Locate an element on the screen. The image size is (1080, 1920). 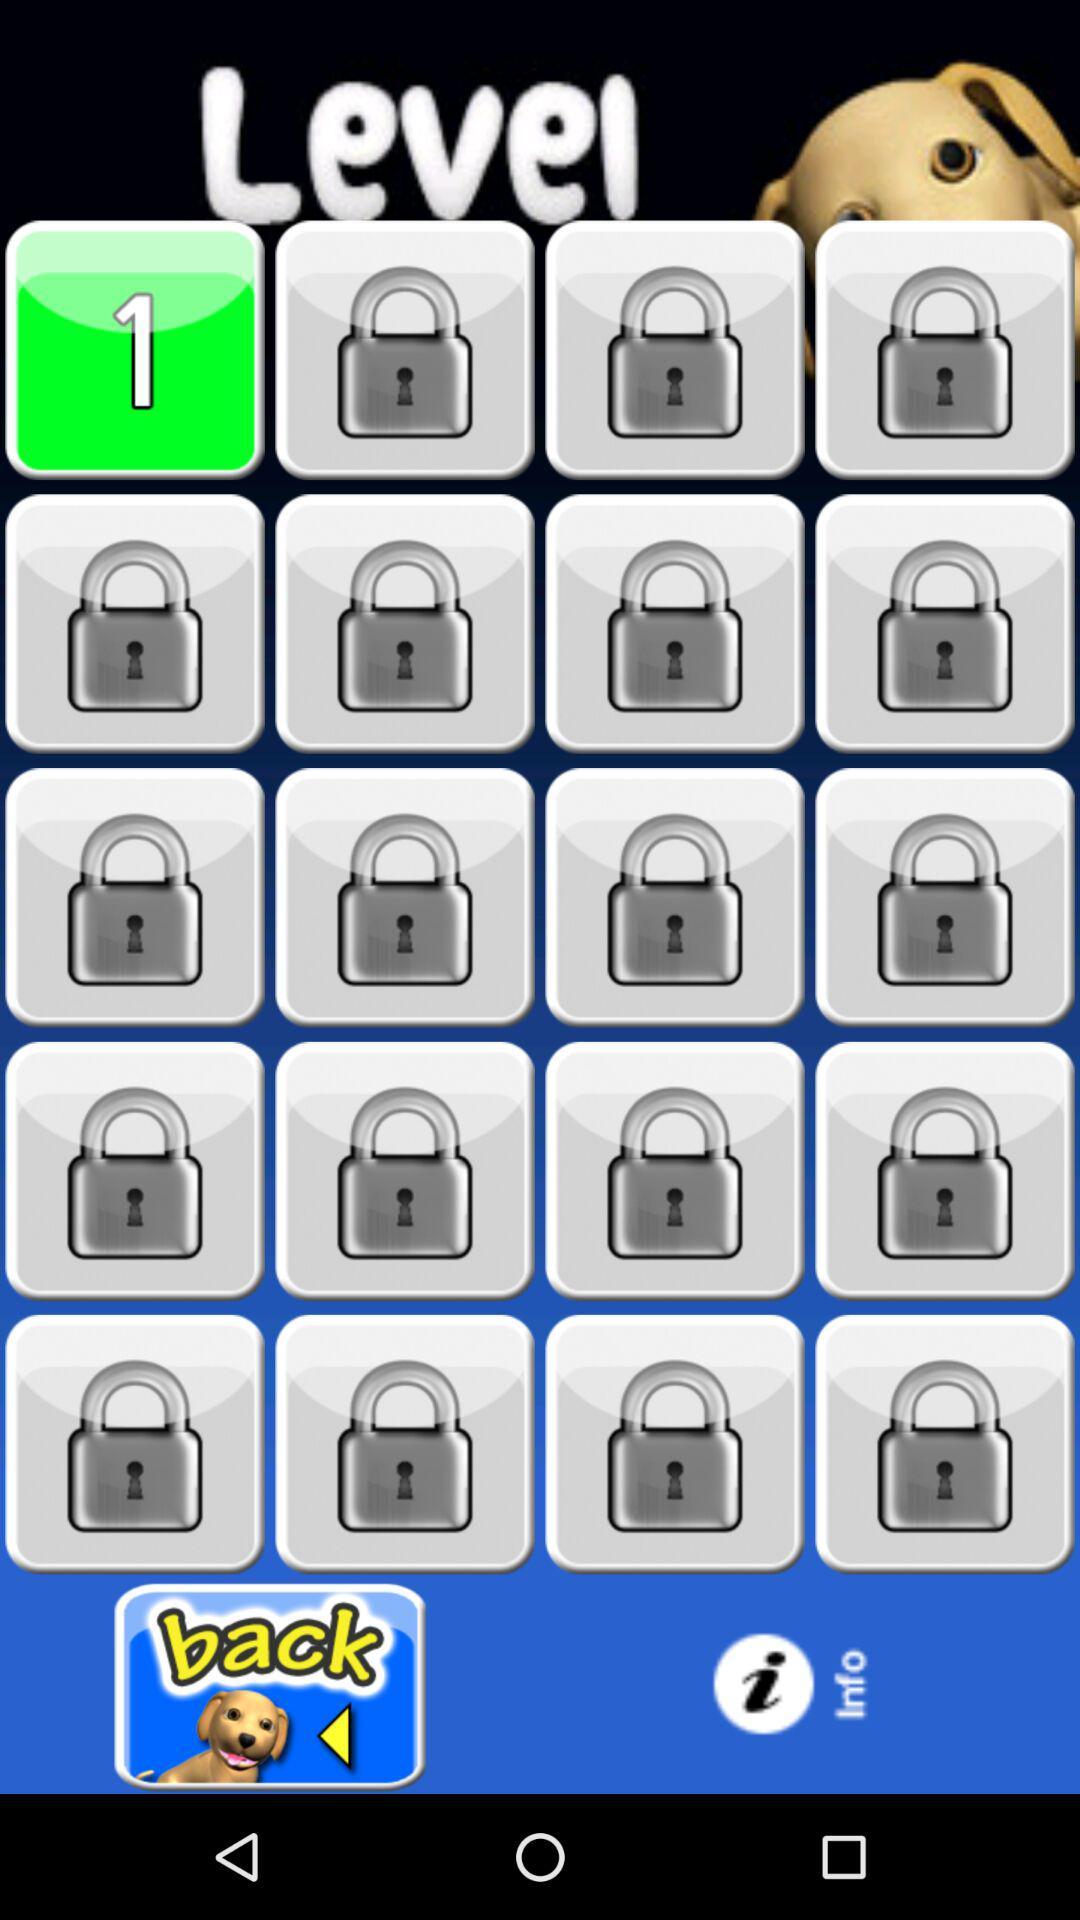
unlock is located at coordinates (675, 623).